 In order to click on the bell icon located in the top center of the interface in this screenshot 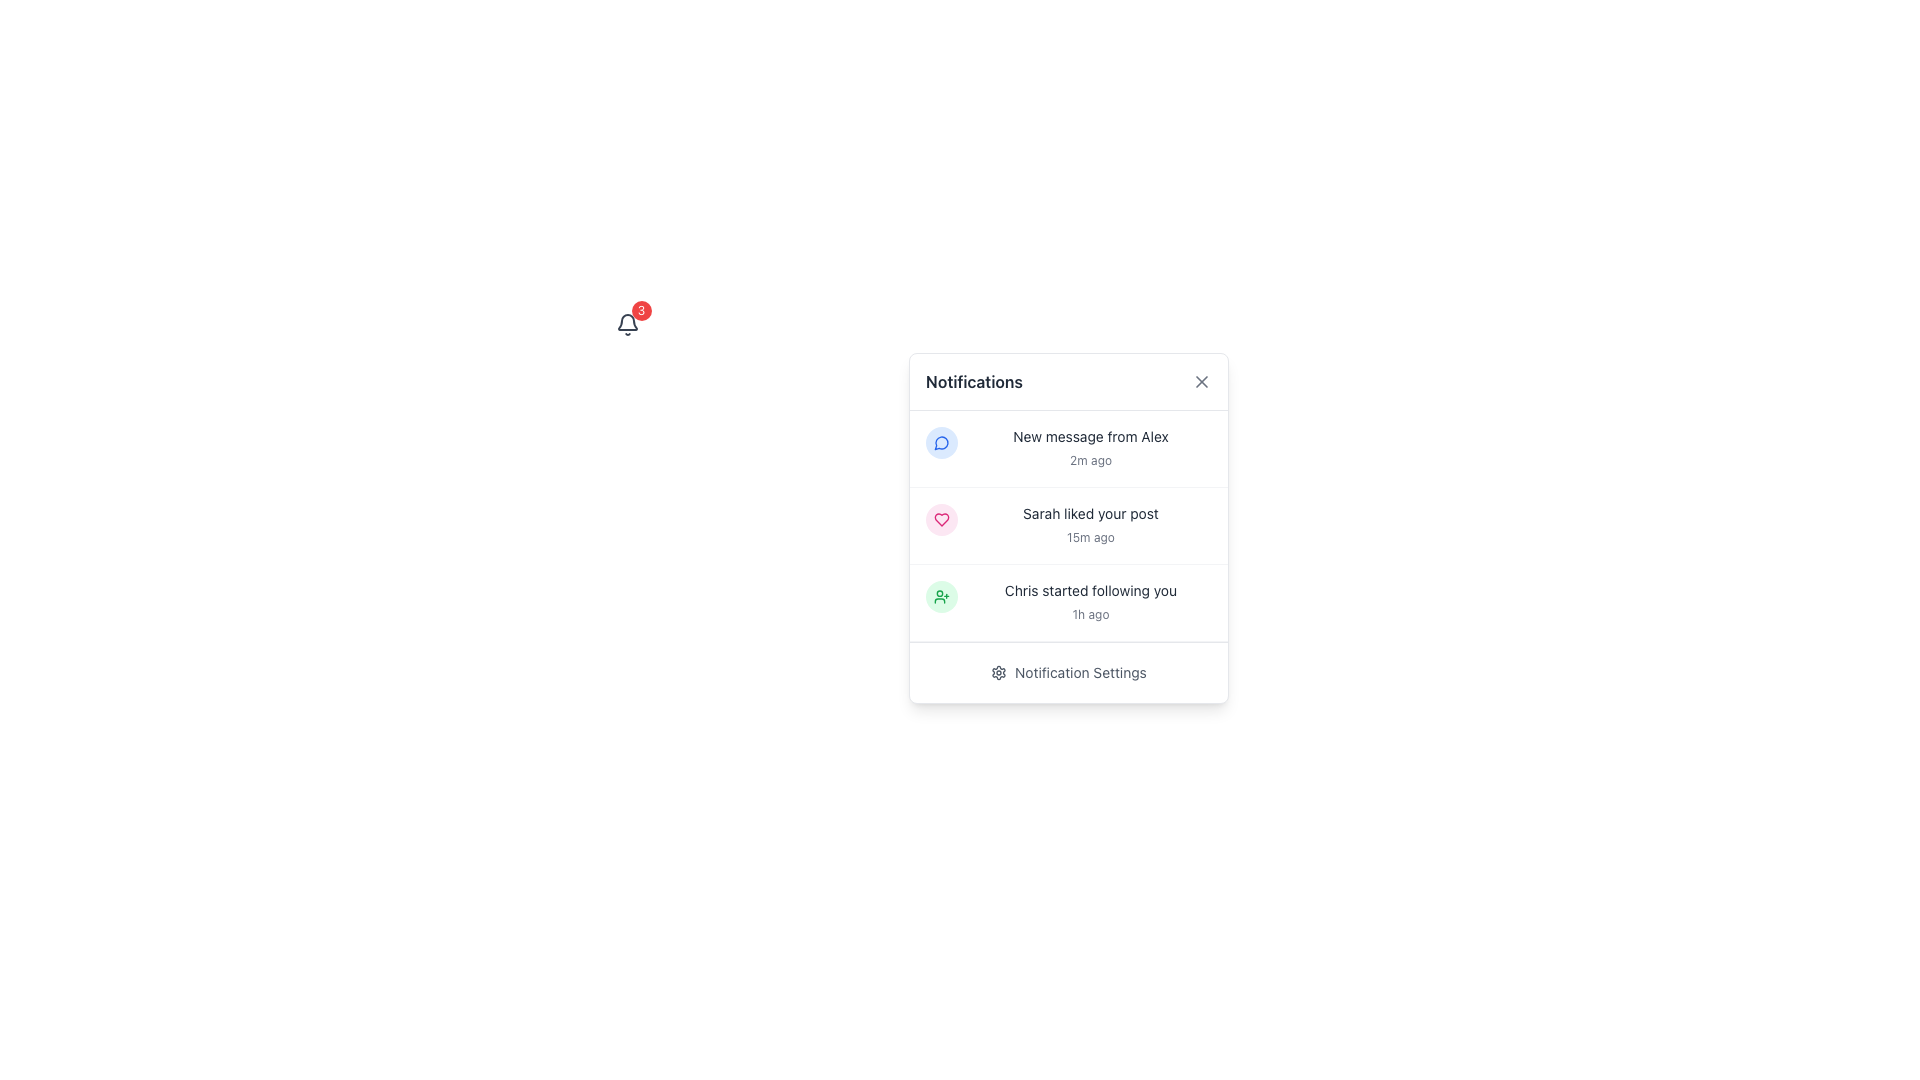, I will do `click(626, 323)`.